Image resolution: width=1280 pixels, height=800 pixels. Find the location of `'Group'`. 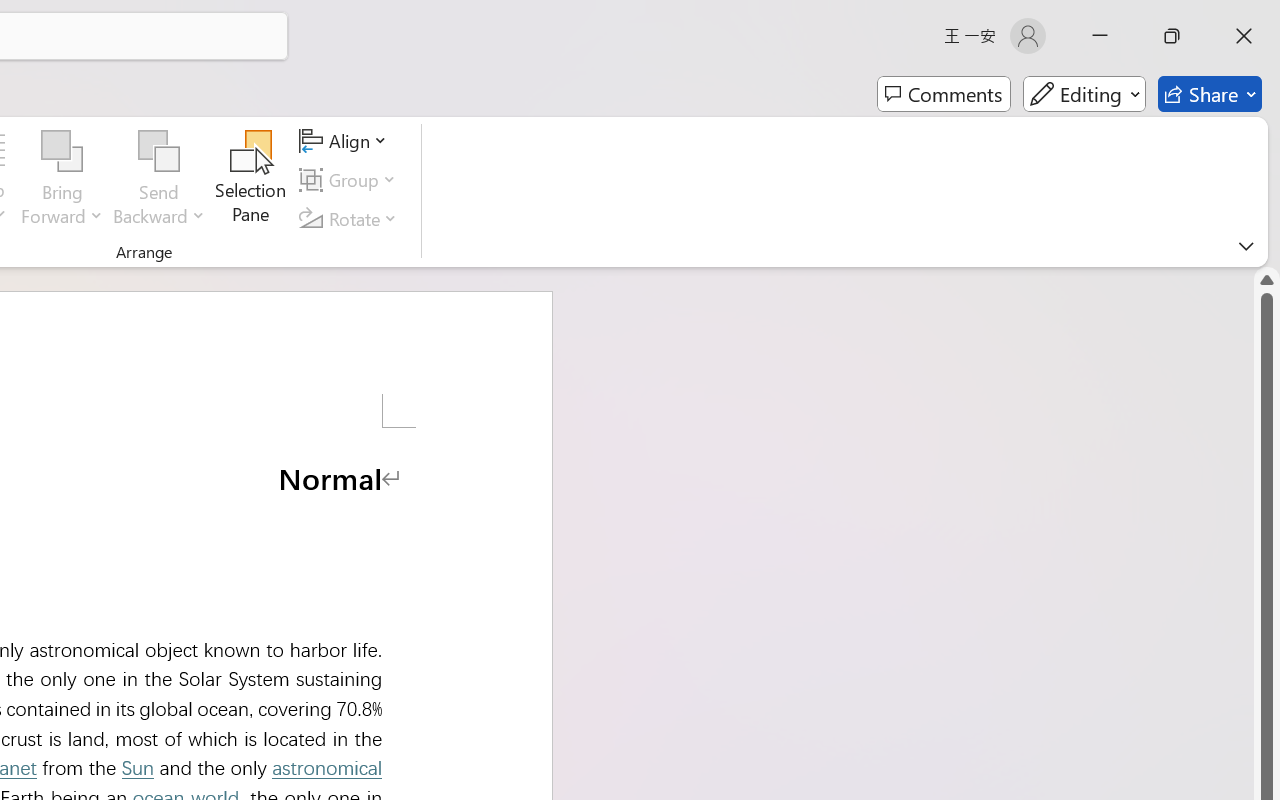

'Group' is located at coordinates (351, 179).